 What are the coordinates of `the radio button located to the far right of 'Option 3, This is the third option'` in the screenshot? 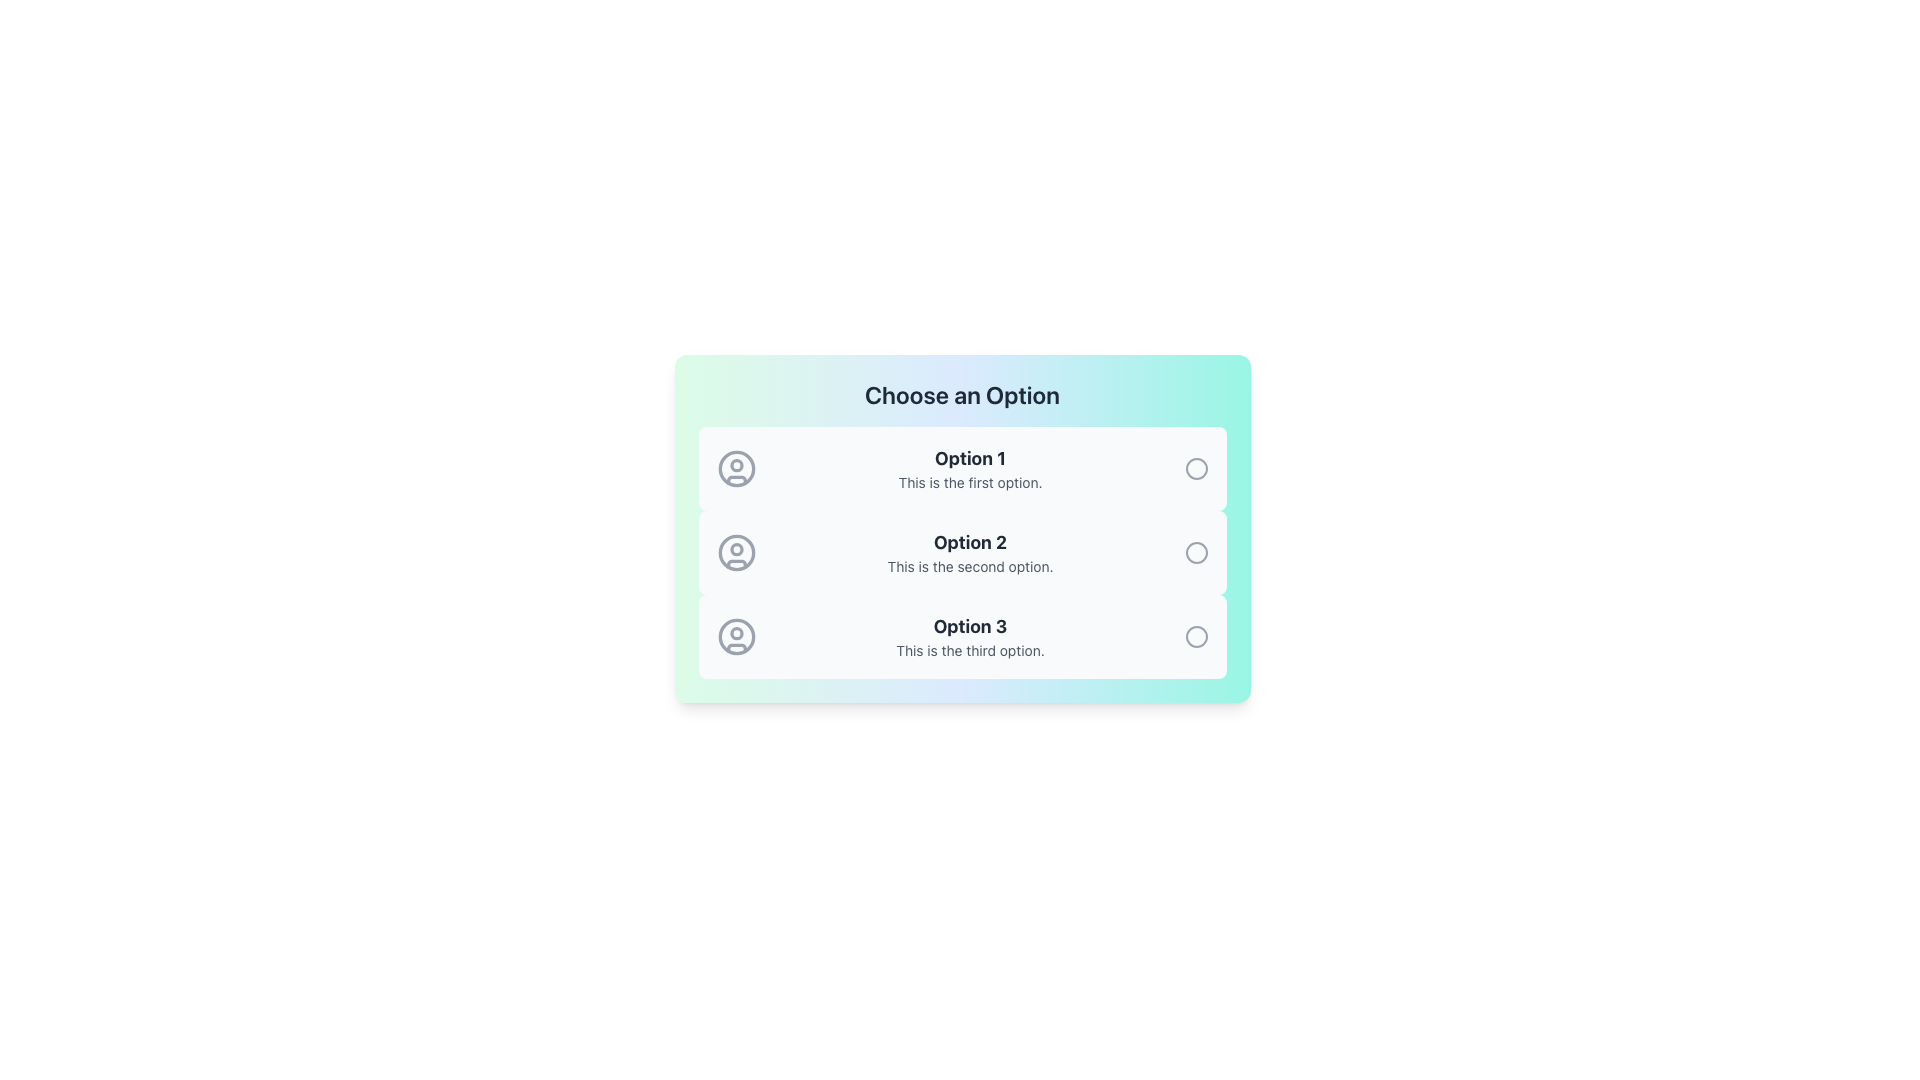 It's located at (1196, 636).